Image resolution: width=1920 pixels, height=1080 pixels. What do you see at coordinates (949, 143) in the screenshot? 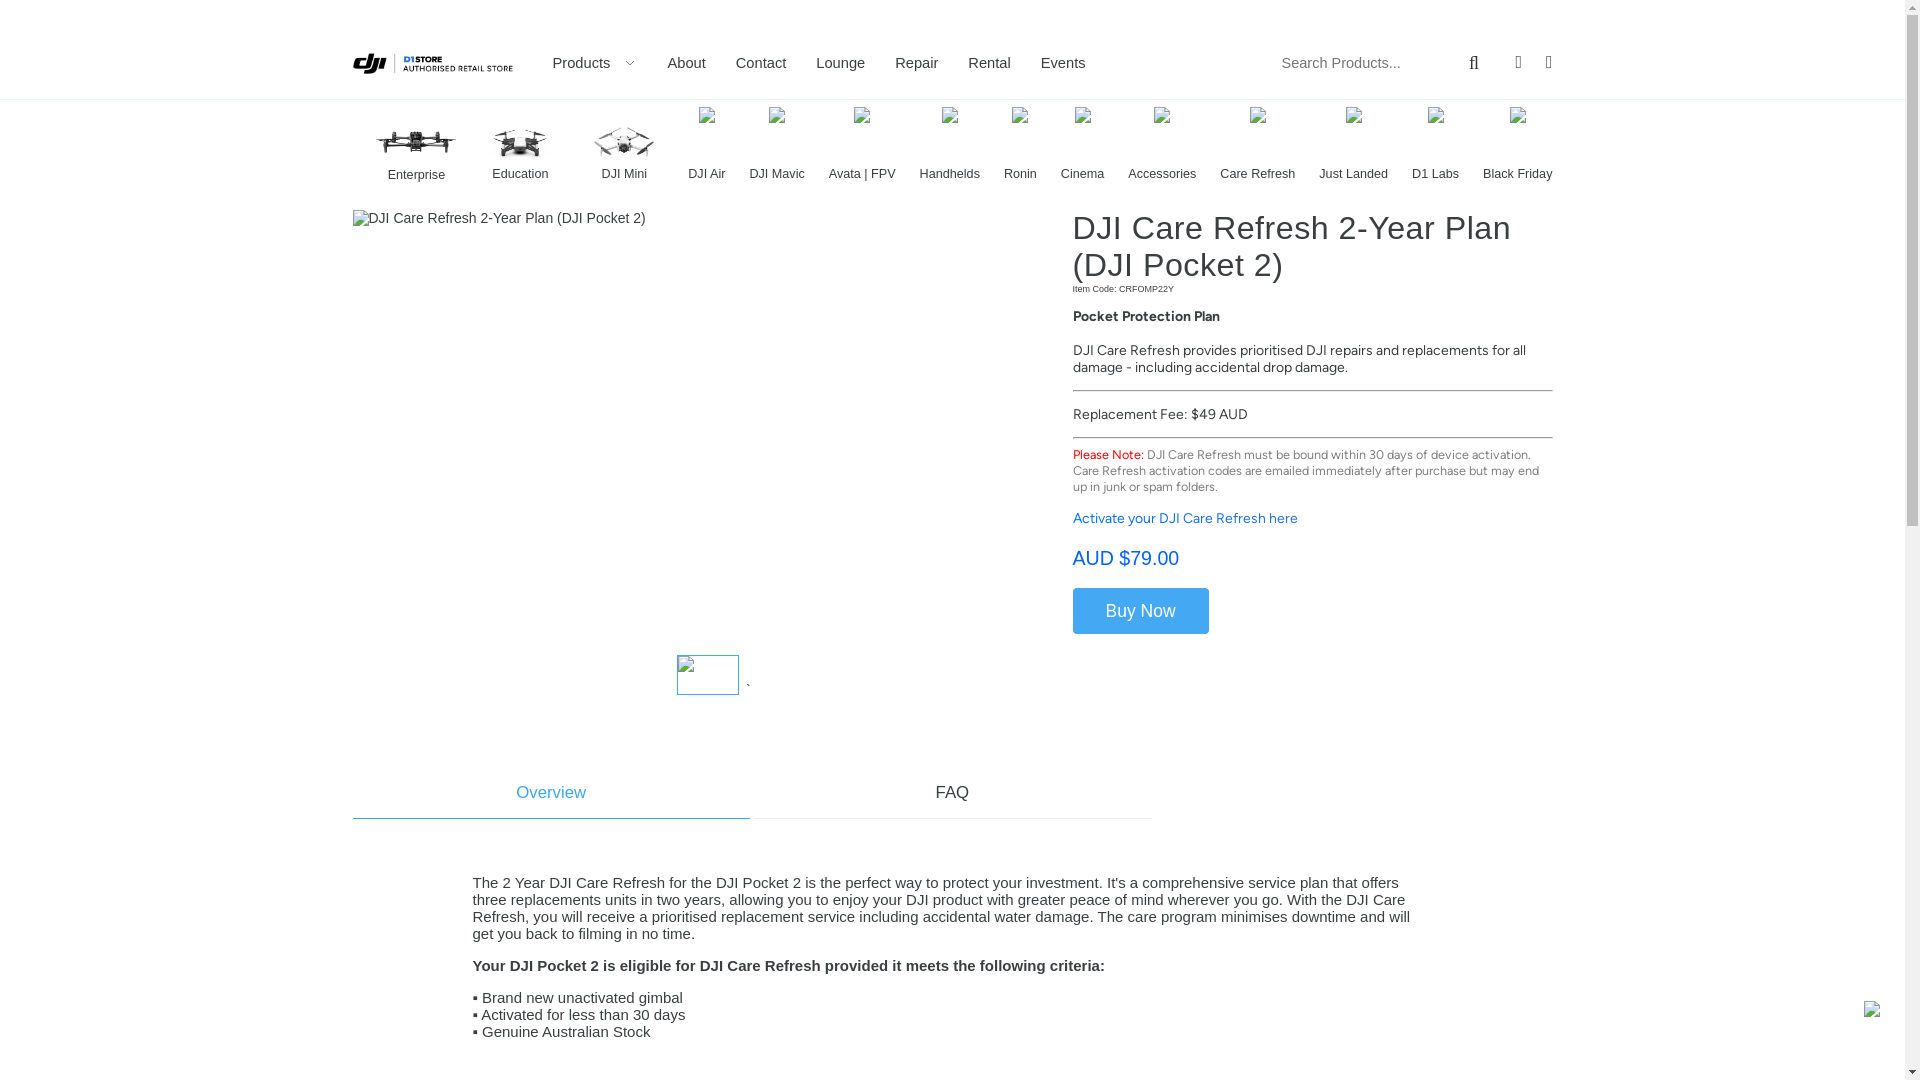
I see `'Handhelds'` at bounding box center [949, 143].